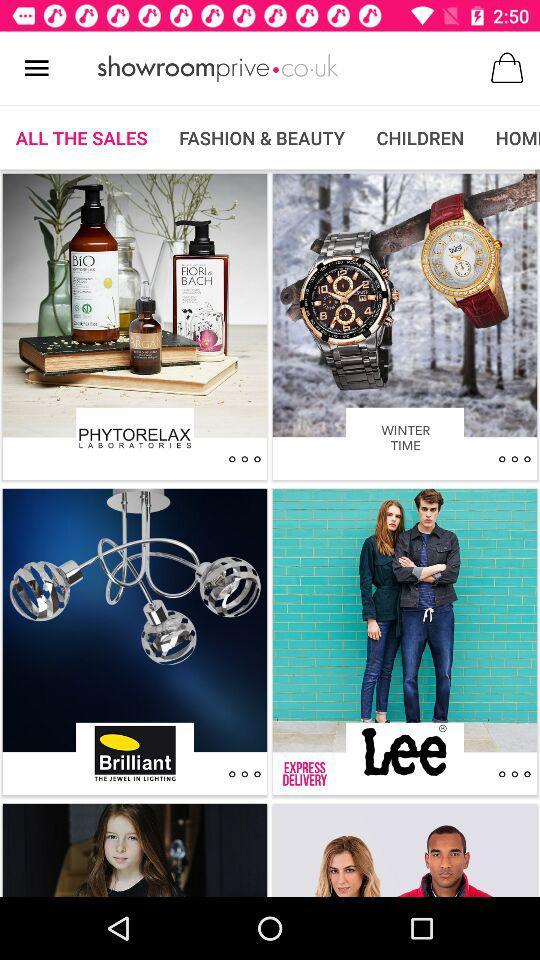 Image resolution: width=540 pixels, height=960 pixels. Describe the element at coordinates (244, 459) in the screenshot. I see `see more details` at that location.